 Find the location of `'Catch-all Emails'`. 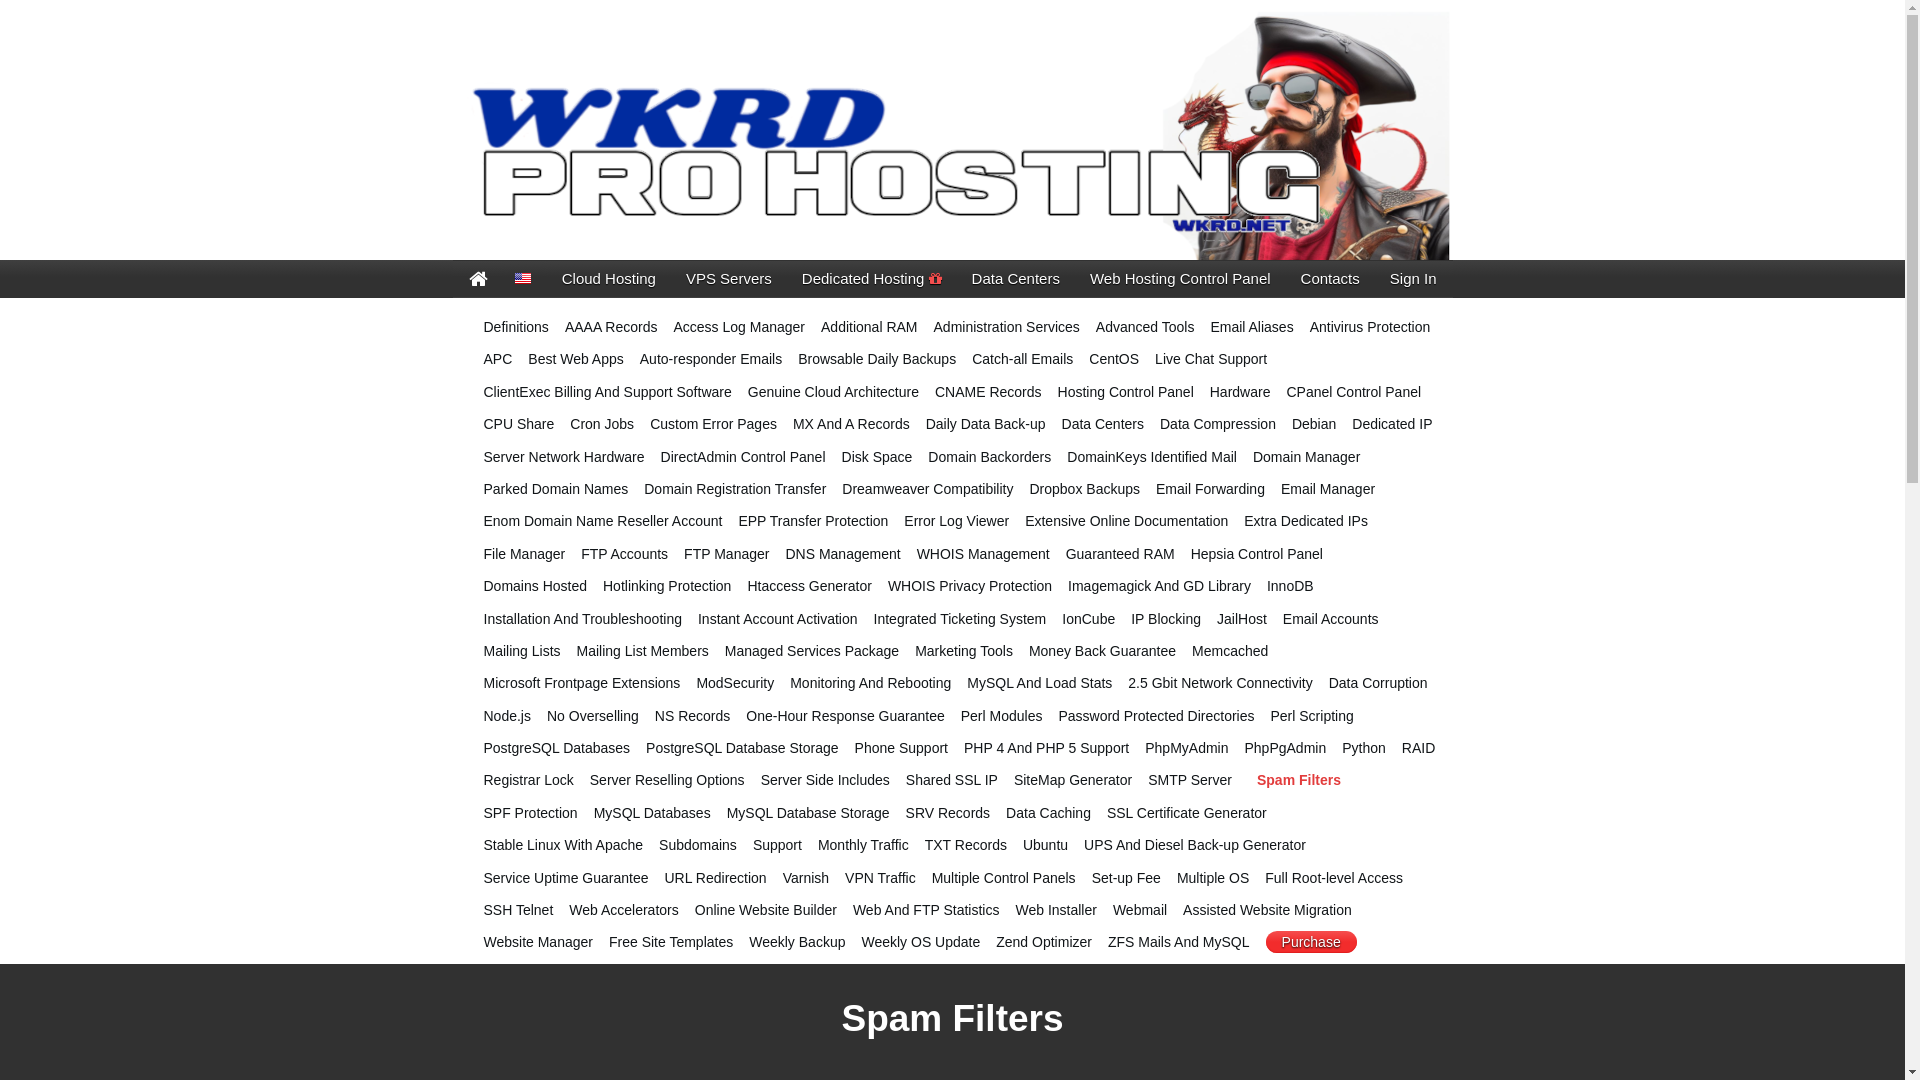

'Catch-all Emails' is located at coordinates (1022, 357).